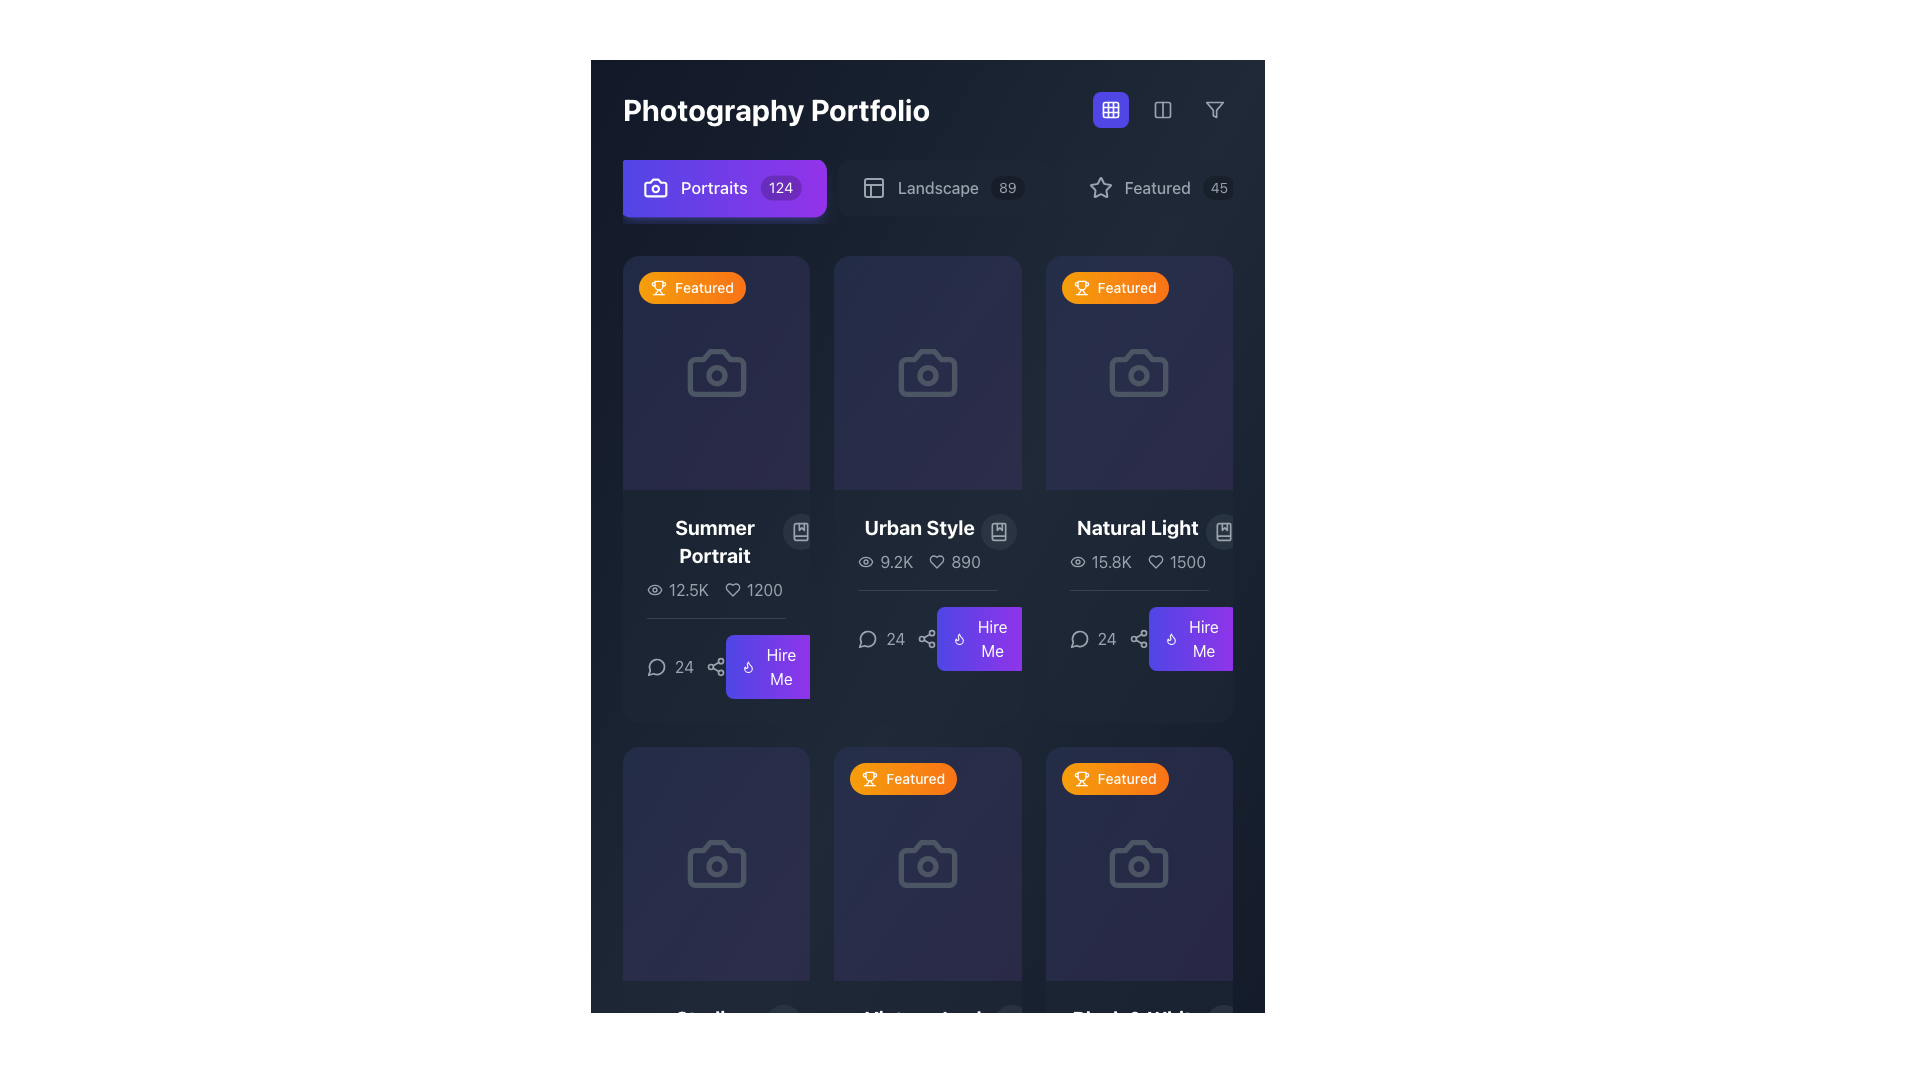  Describe the element at coordinates (926, 591) in the screenshot. I see `the Content Card displaying metadata for the photography portfolio entry located in the middle column of the second row under 'Urban Style'` at that location.